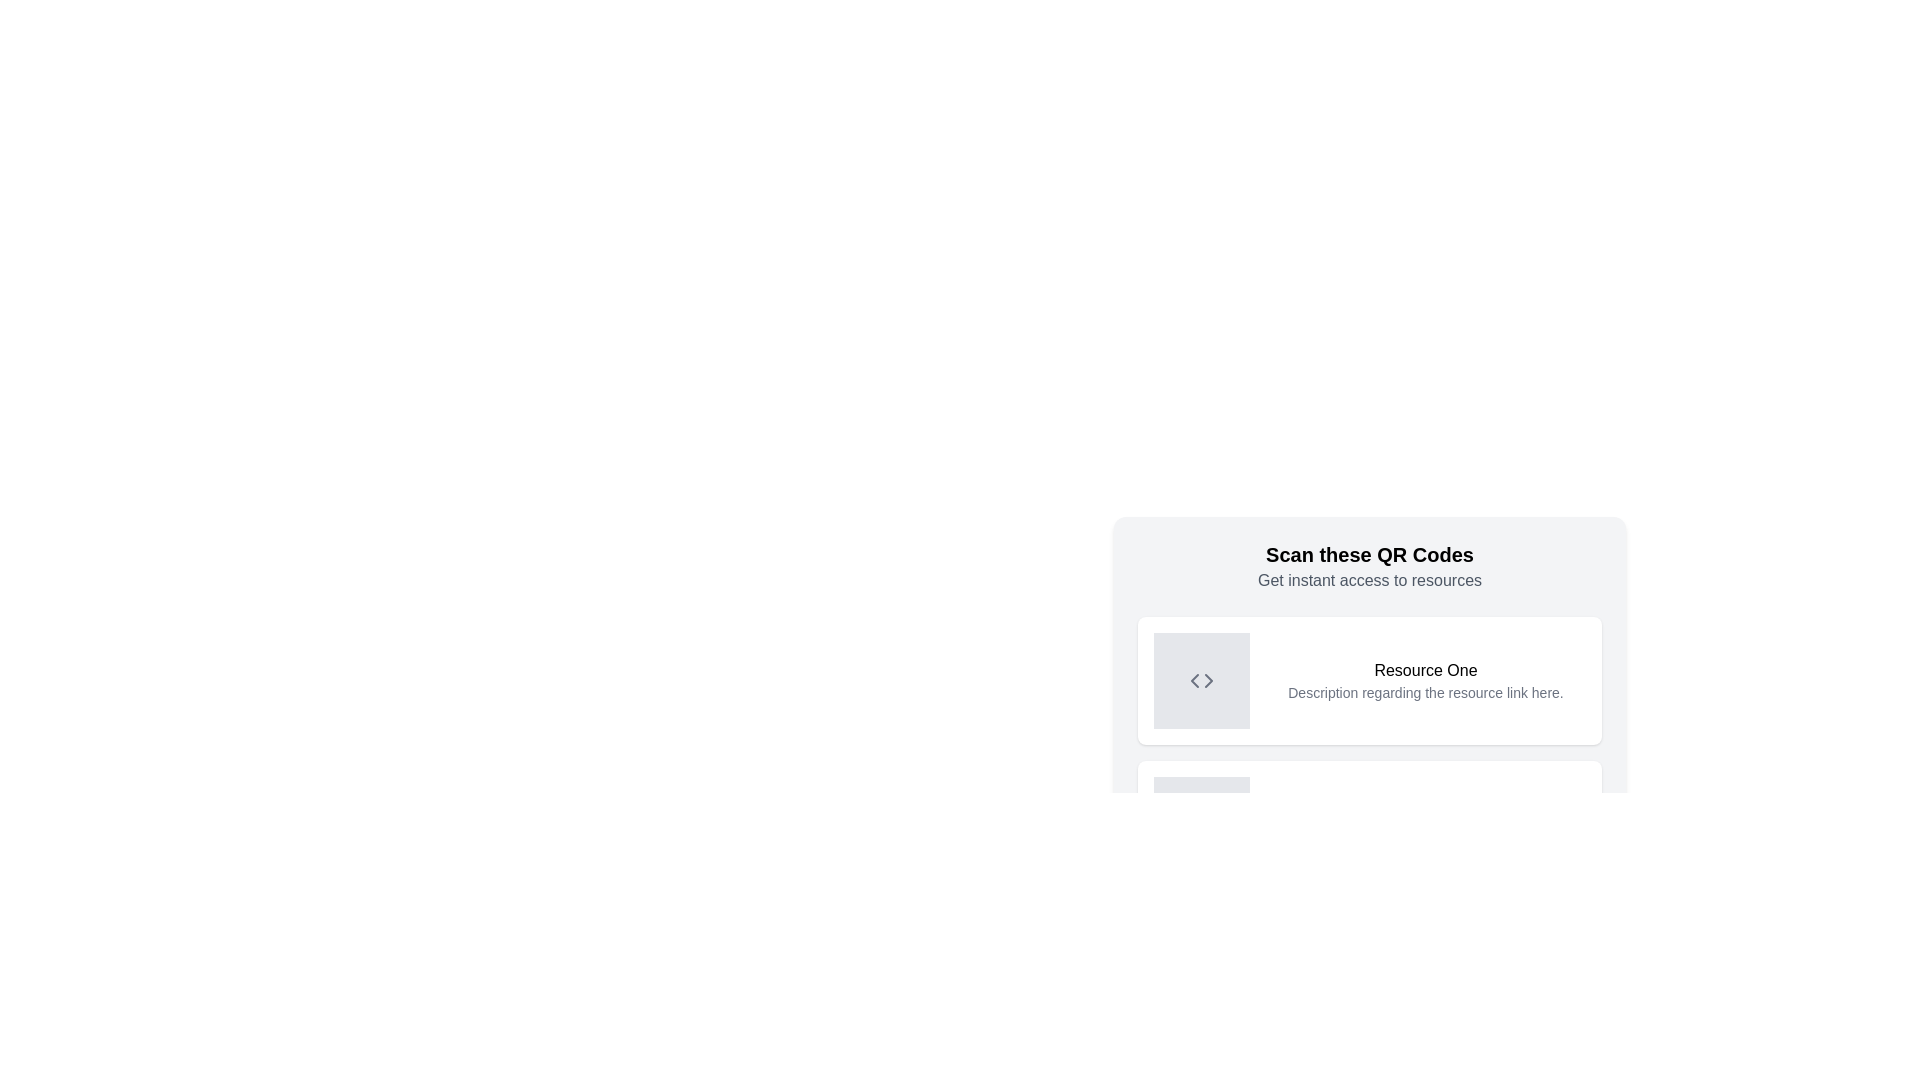  What do you see at coordinates (1368, 581) in the screenshot?
I see `the static text displaying 'Get instant access to resources', which is styled in gray font and positioned beneath the bold text 'Scan these QR Codes'` at bounding box center [1368, 581].